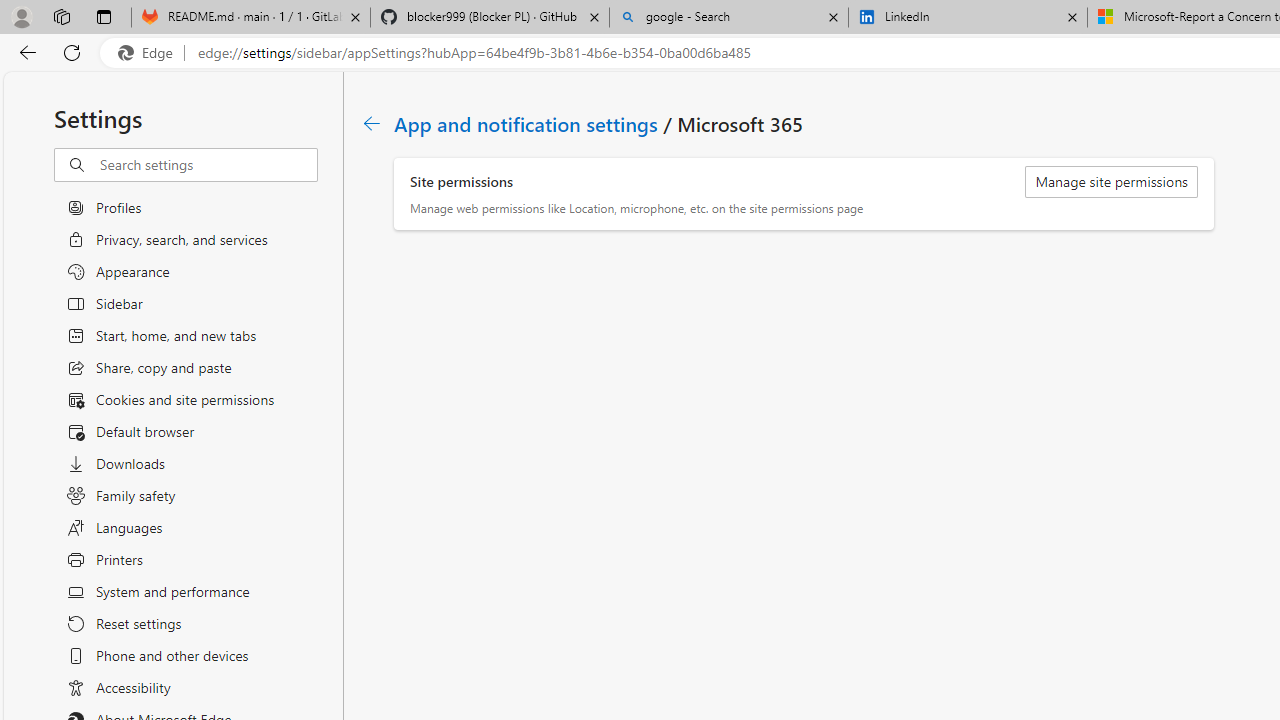 The width and height of the screenshot is (1280, 720). I want to click on 'Manage site permissions', so click(1110, 182).